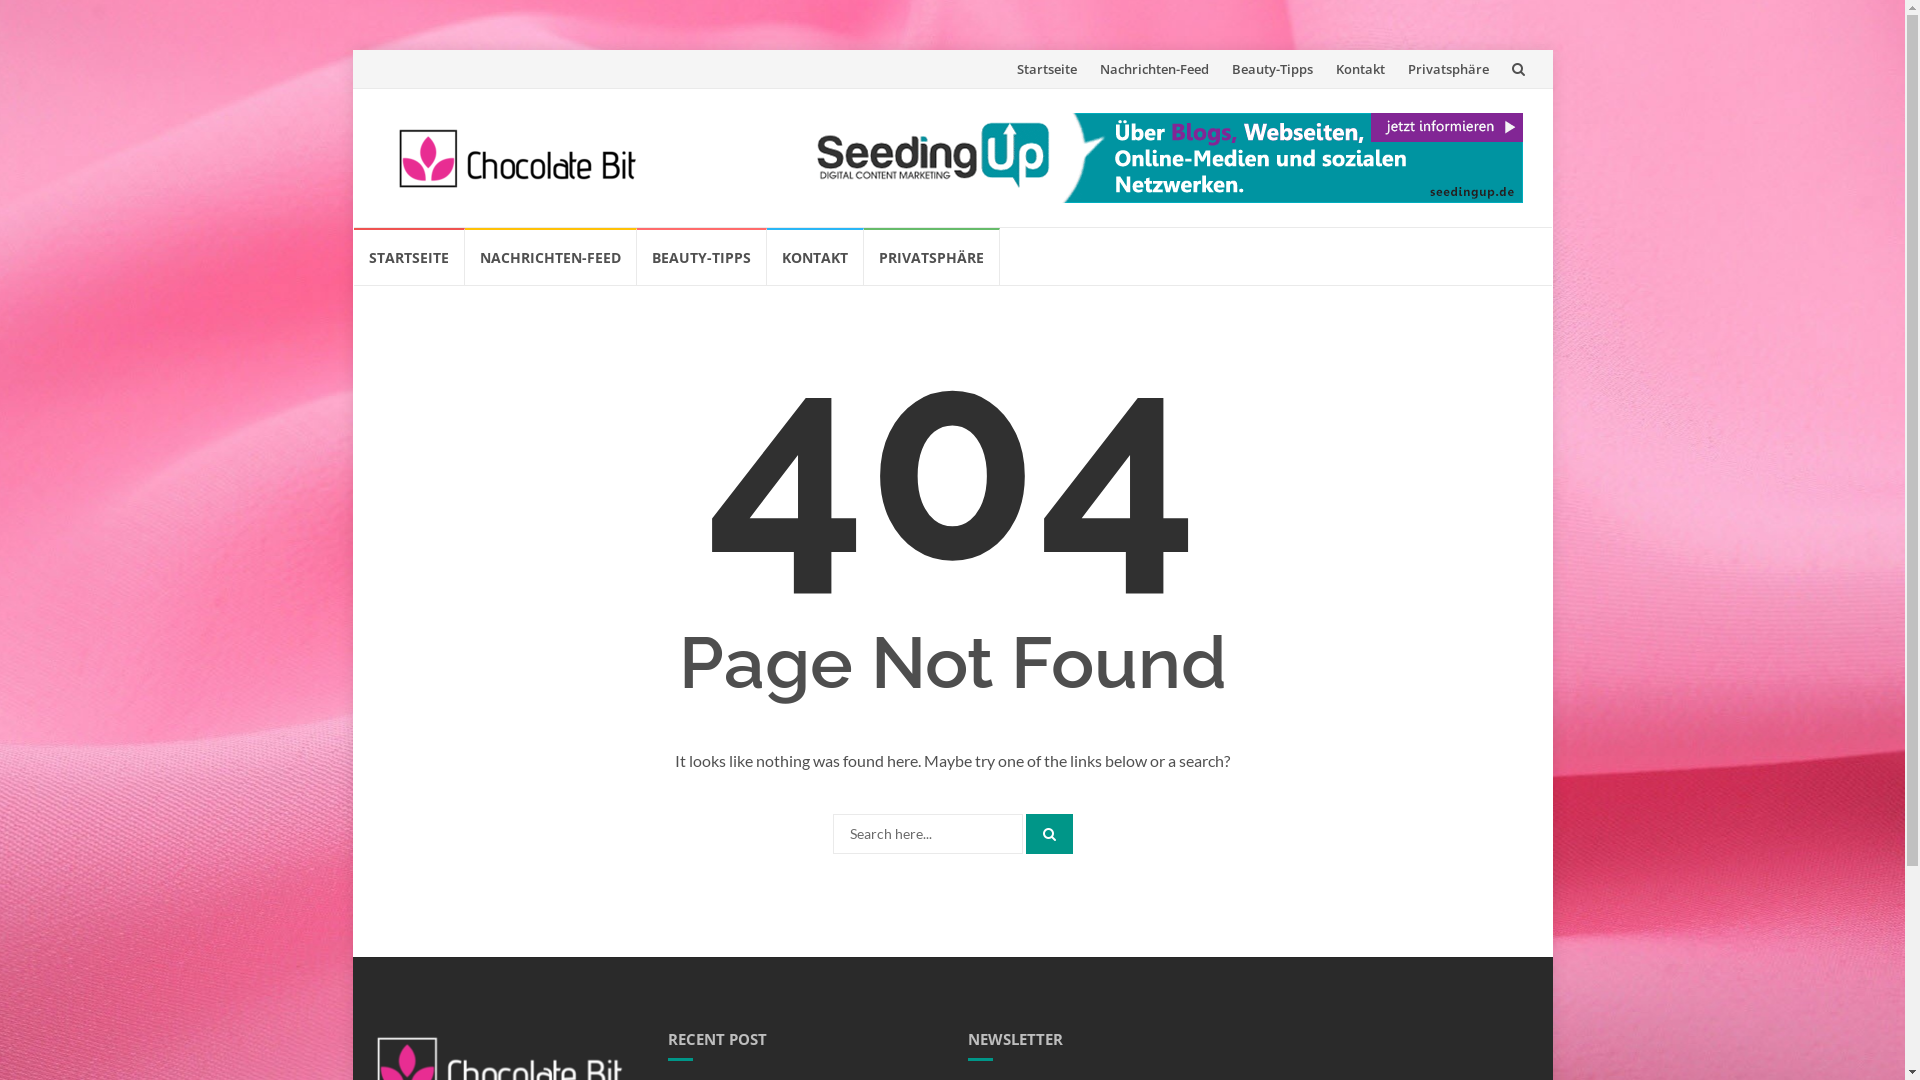 The image size is (1920, 1080). I want to click on 'KONTAKT', so click(814, 255).